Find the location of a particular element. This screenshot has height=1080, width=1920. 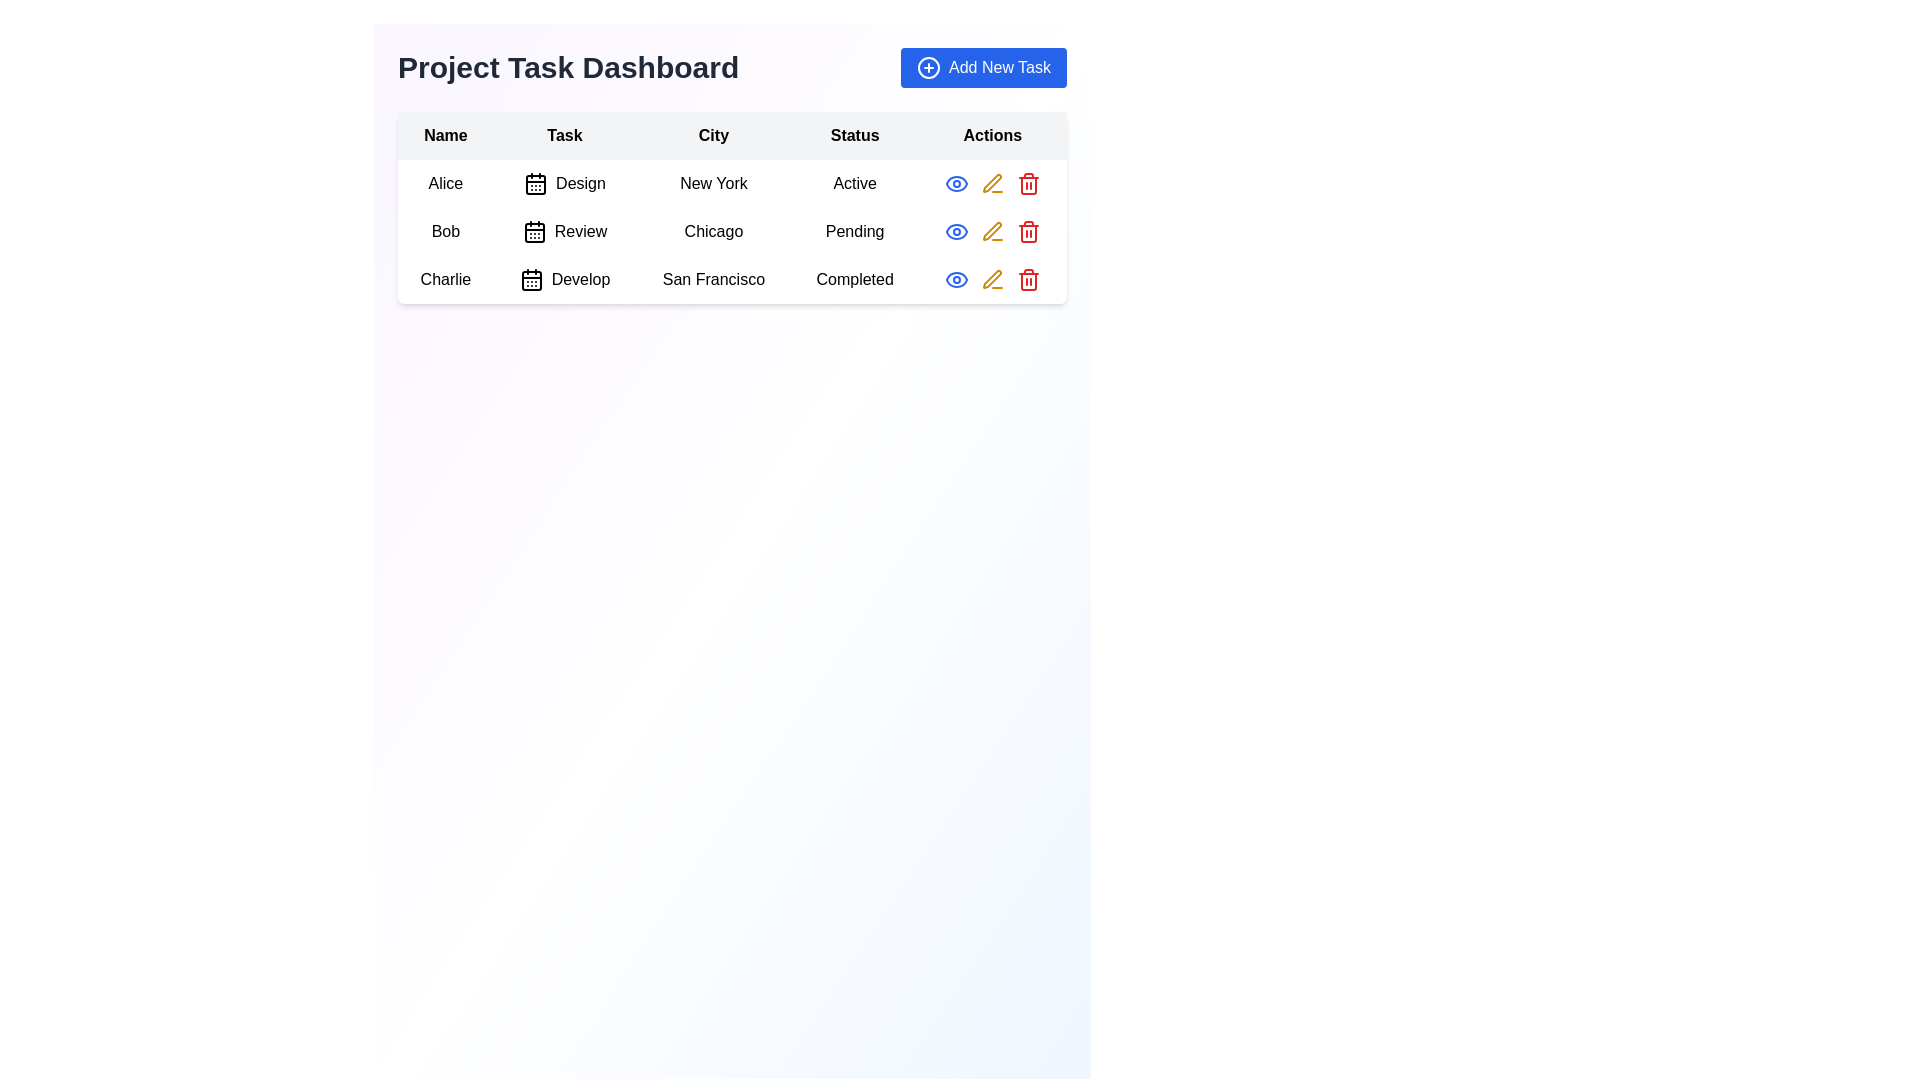

the circular icon with a plus sign that is inside the blue button labeled 'Add New Task' located at the top right corner of the interface is located at coordinates (928, 67).